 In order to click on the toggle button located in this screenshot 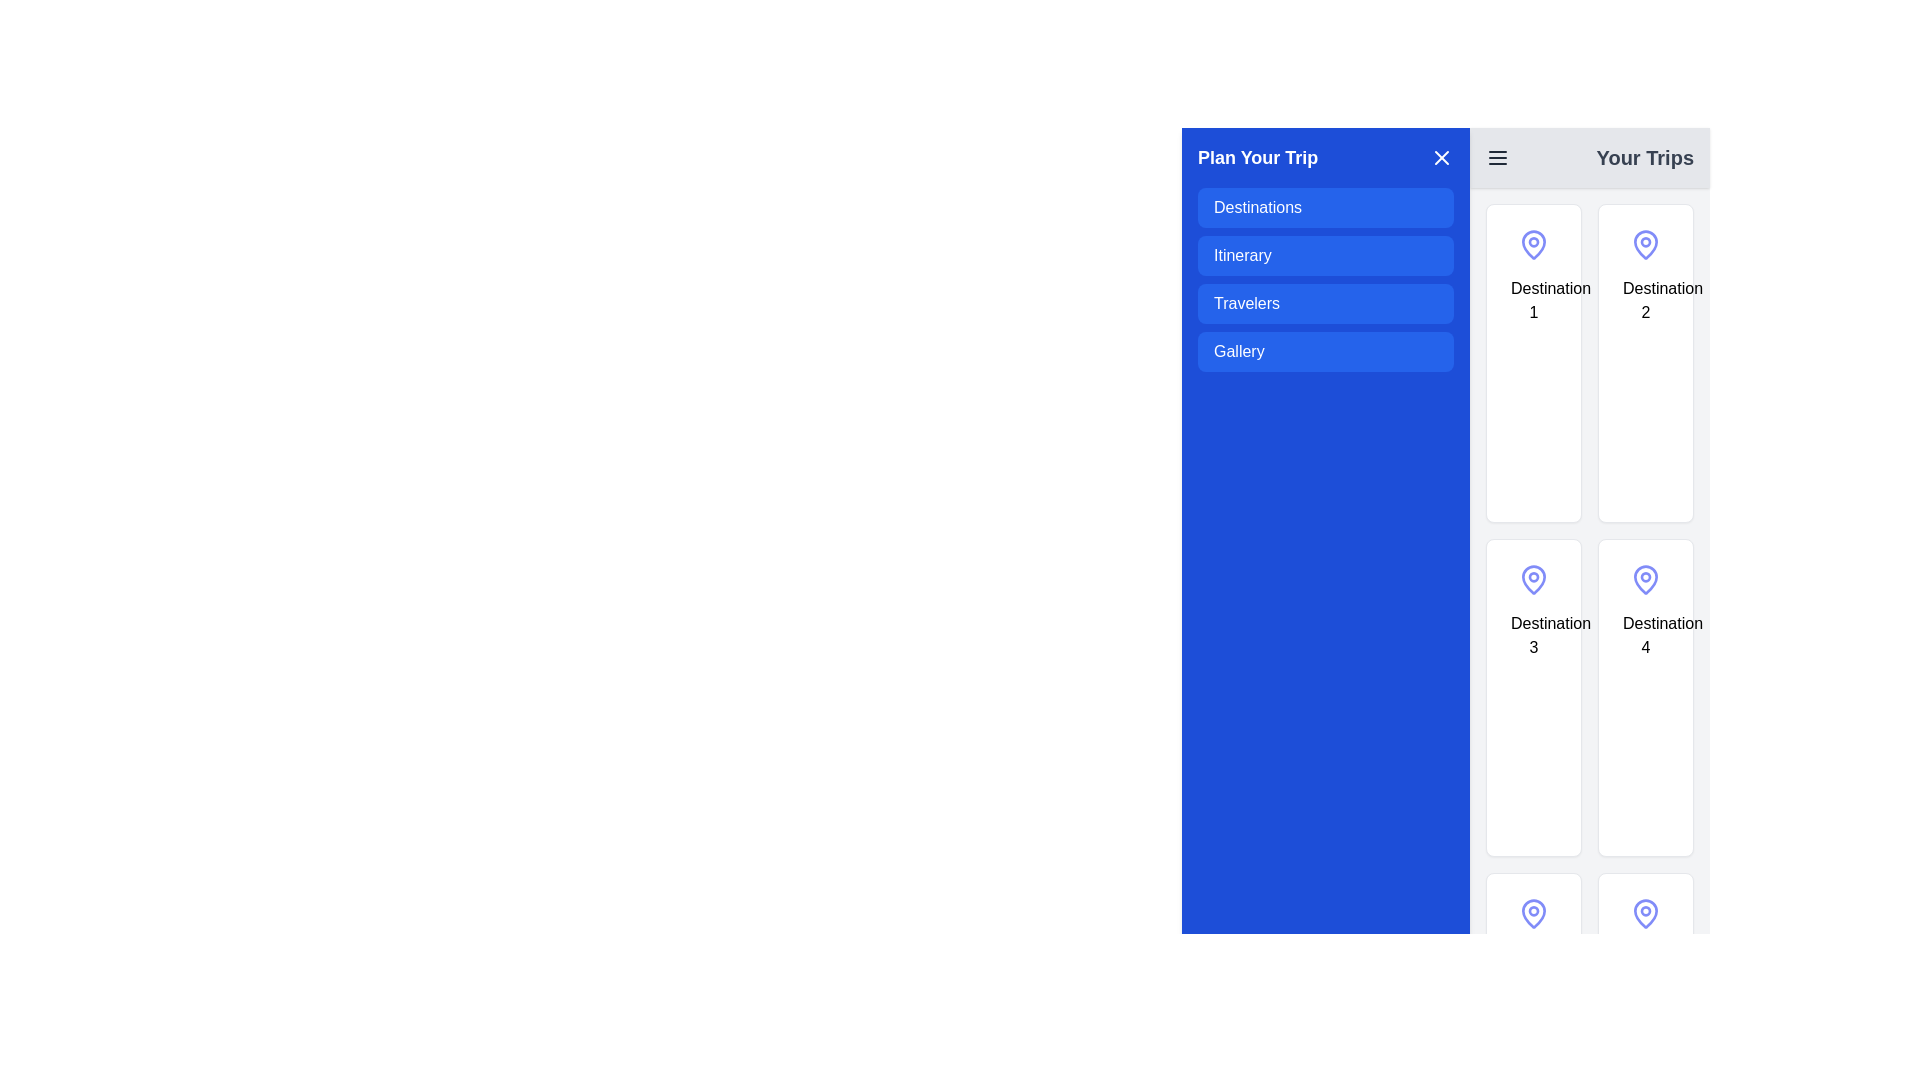, I will do `click(1497, 157)`.